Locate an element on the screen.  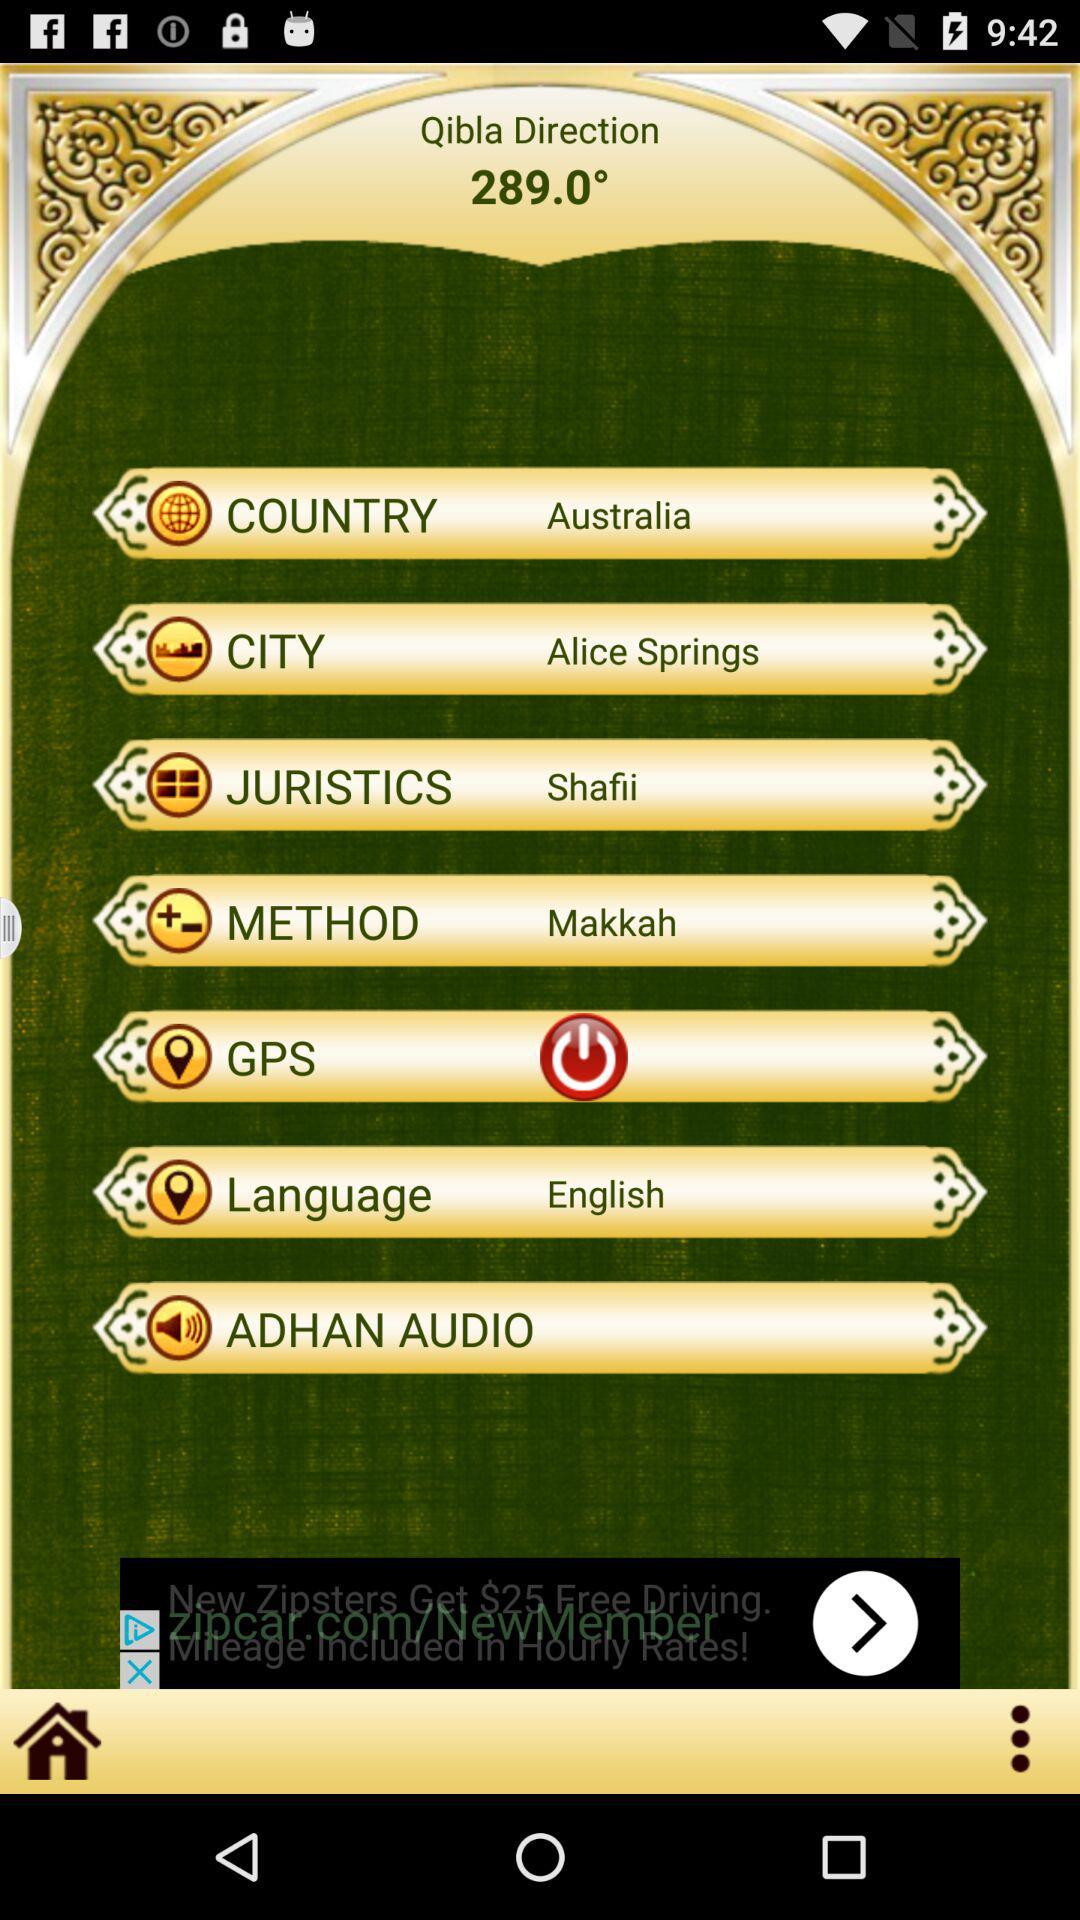
hide button is located at coordinates (23, 927).